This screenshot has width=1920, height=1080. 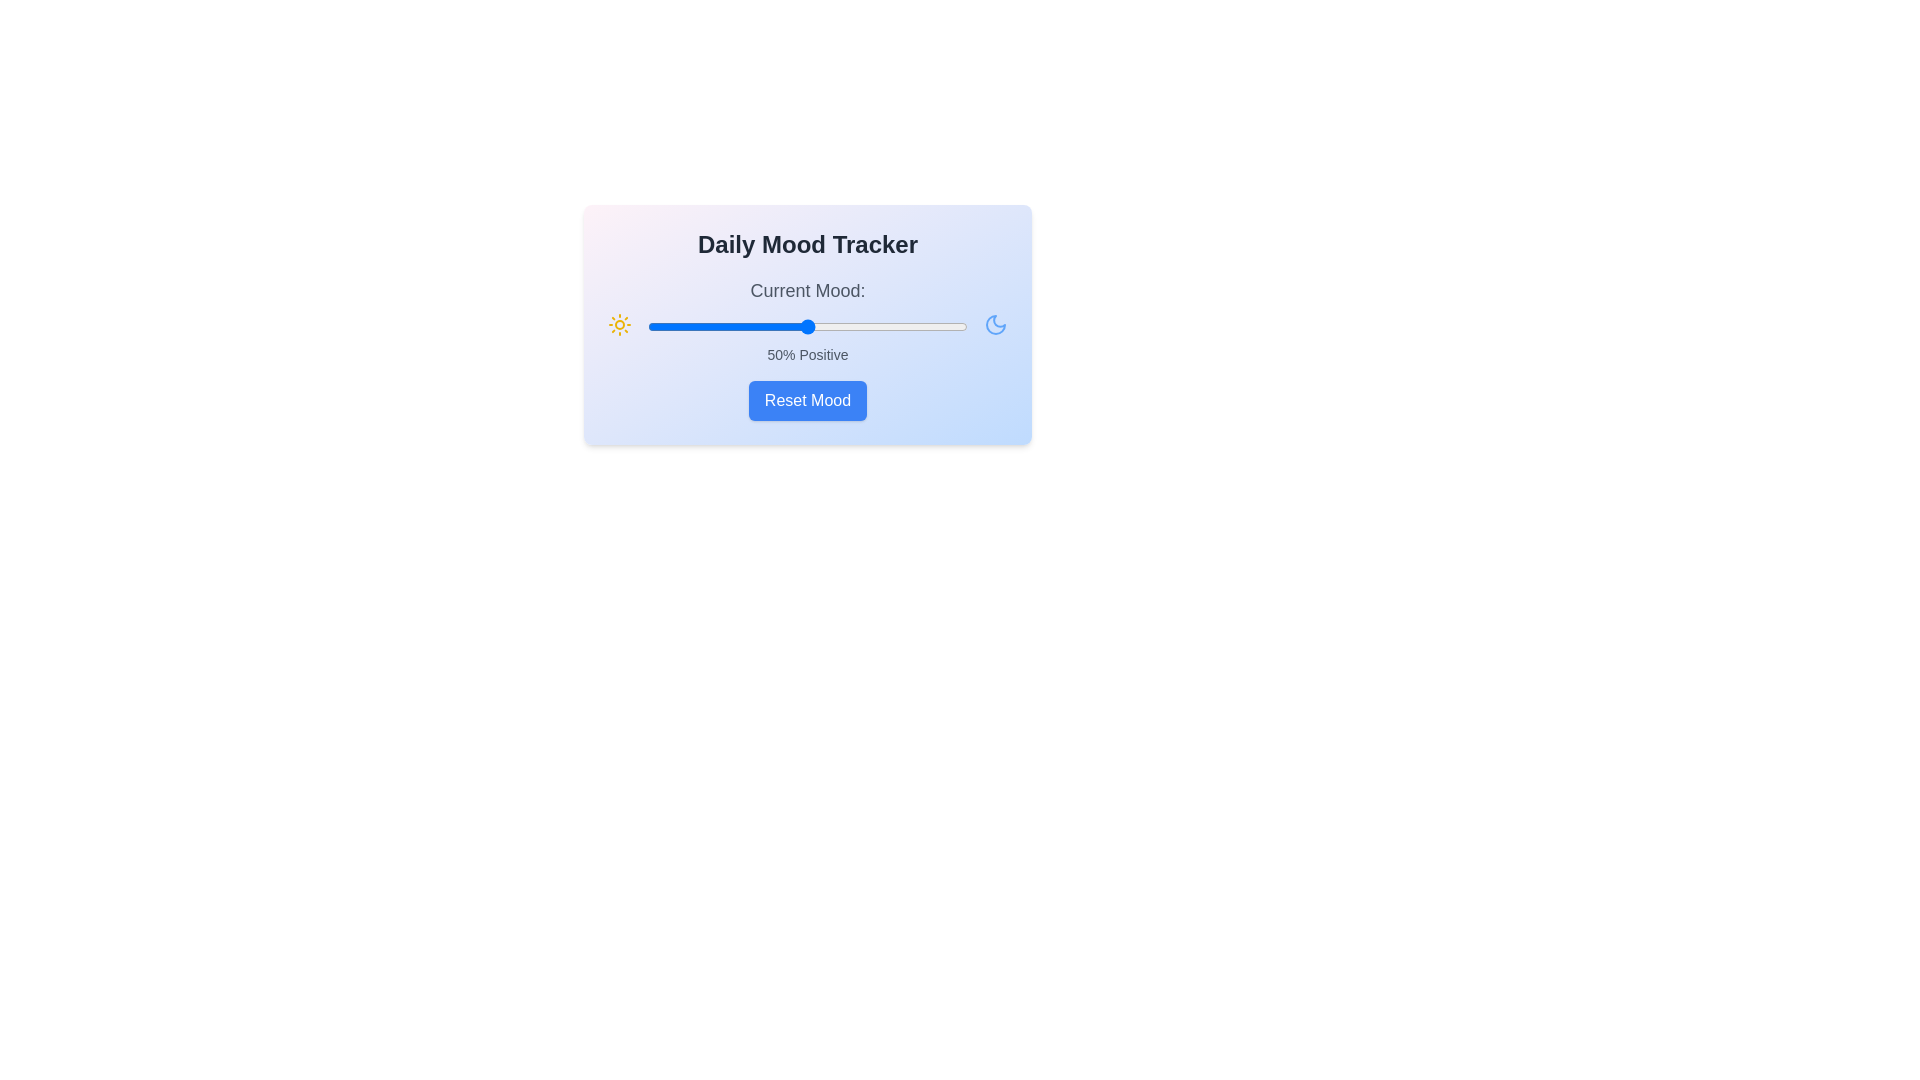 What do you see at coordinates (919, 326) in the screenshot?
I see `the mood slider` at bounding box center [919, 326].